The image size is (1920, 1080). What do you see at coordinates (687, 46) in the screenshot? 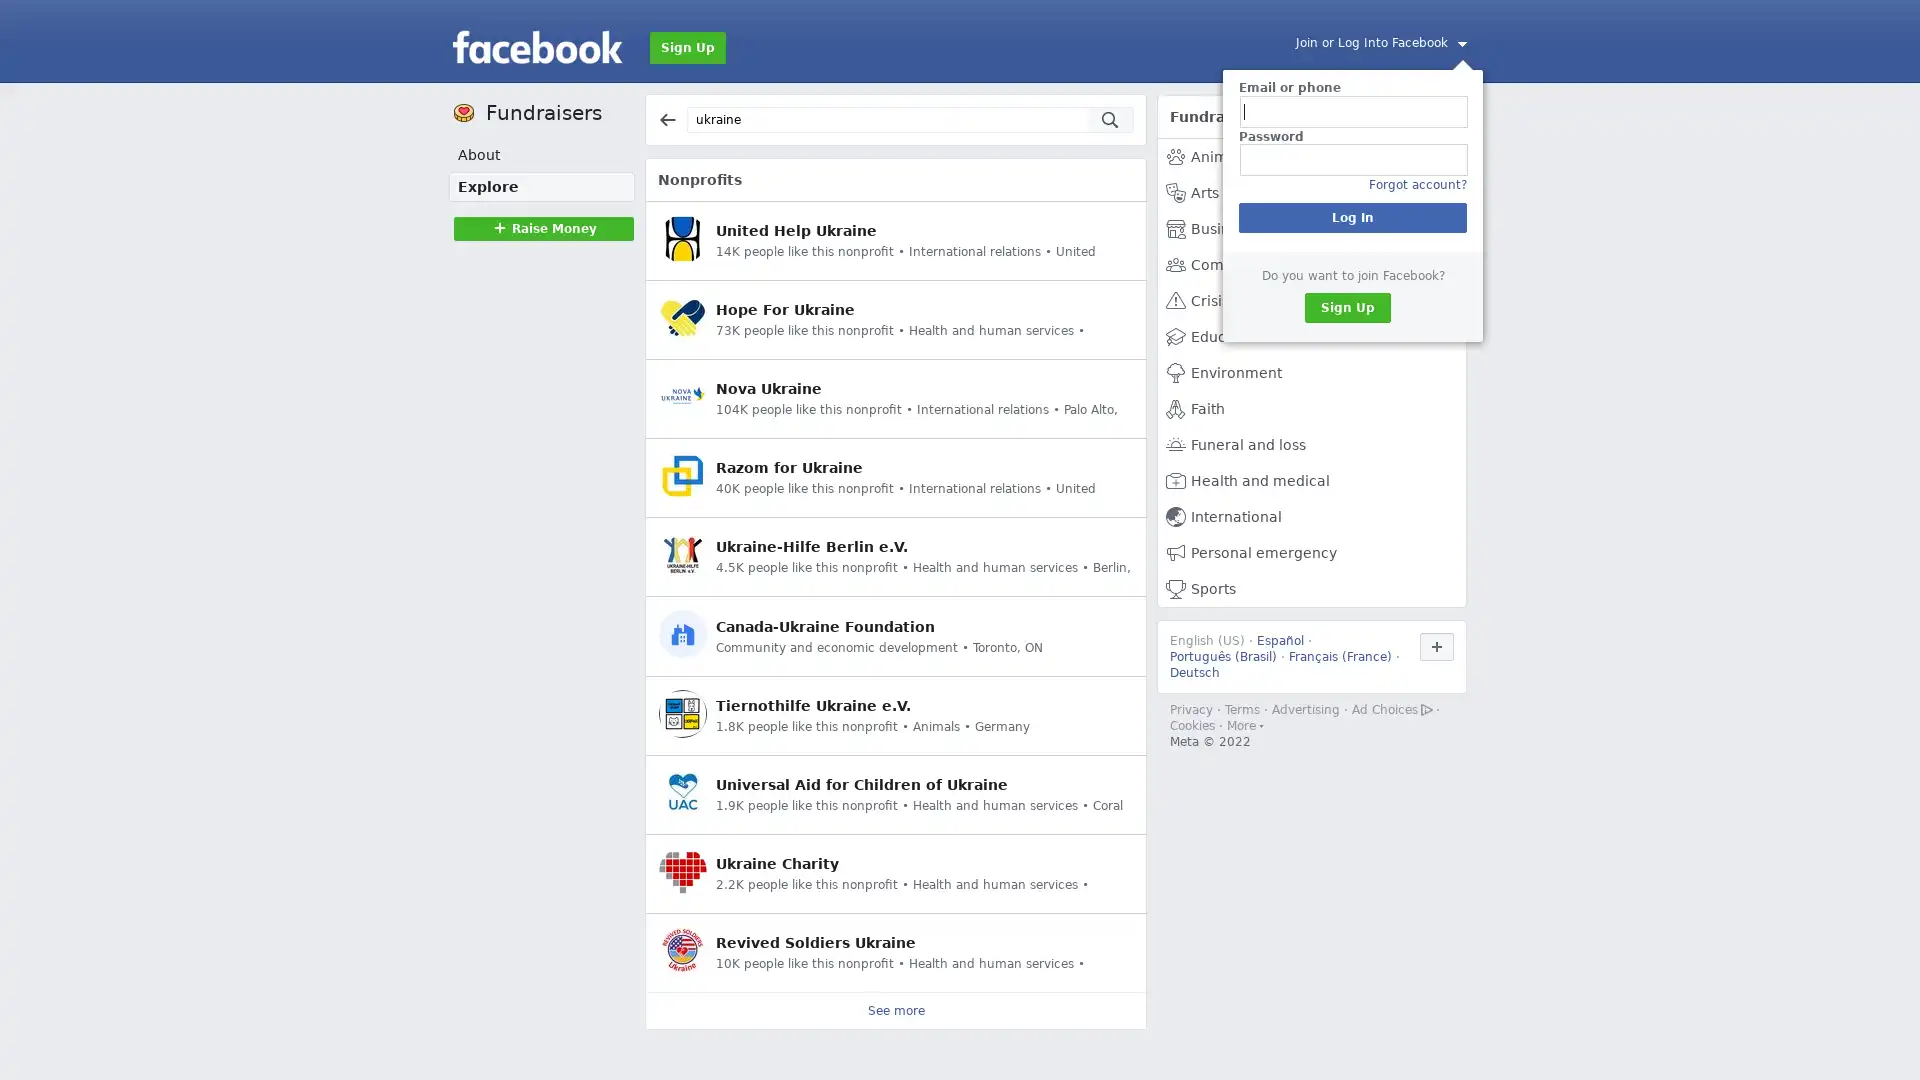
I see `Sign Up` at bounding box center [687, 46].